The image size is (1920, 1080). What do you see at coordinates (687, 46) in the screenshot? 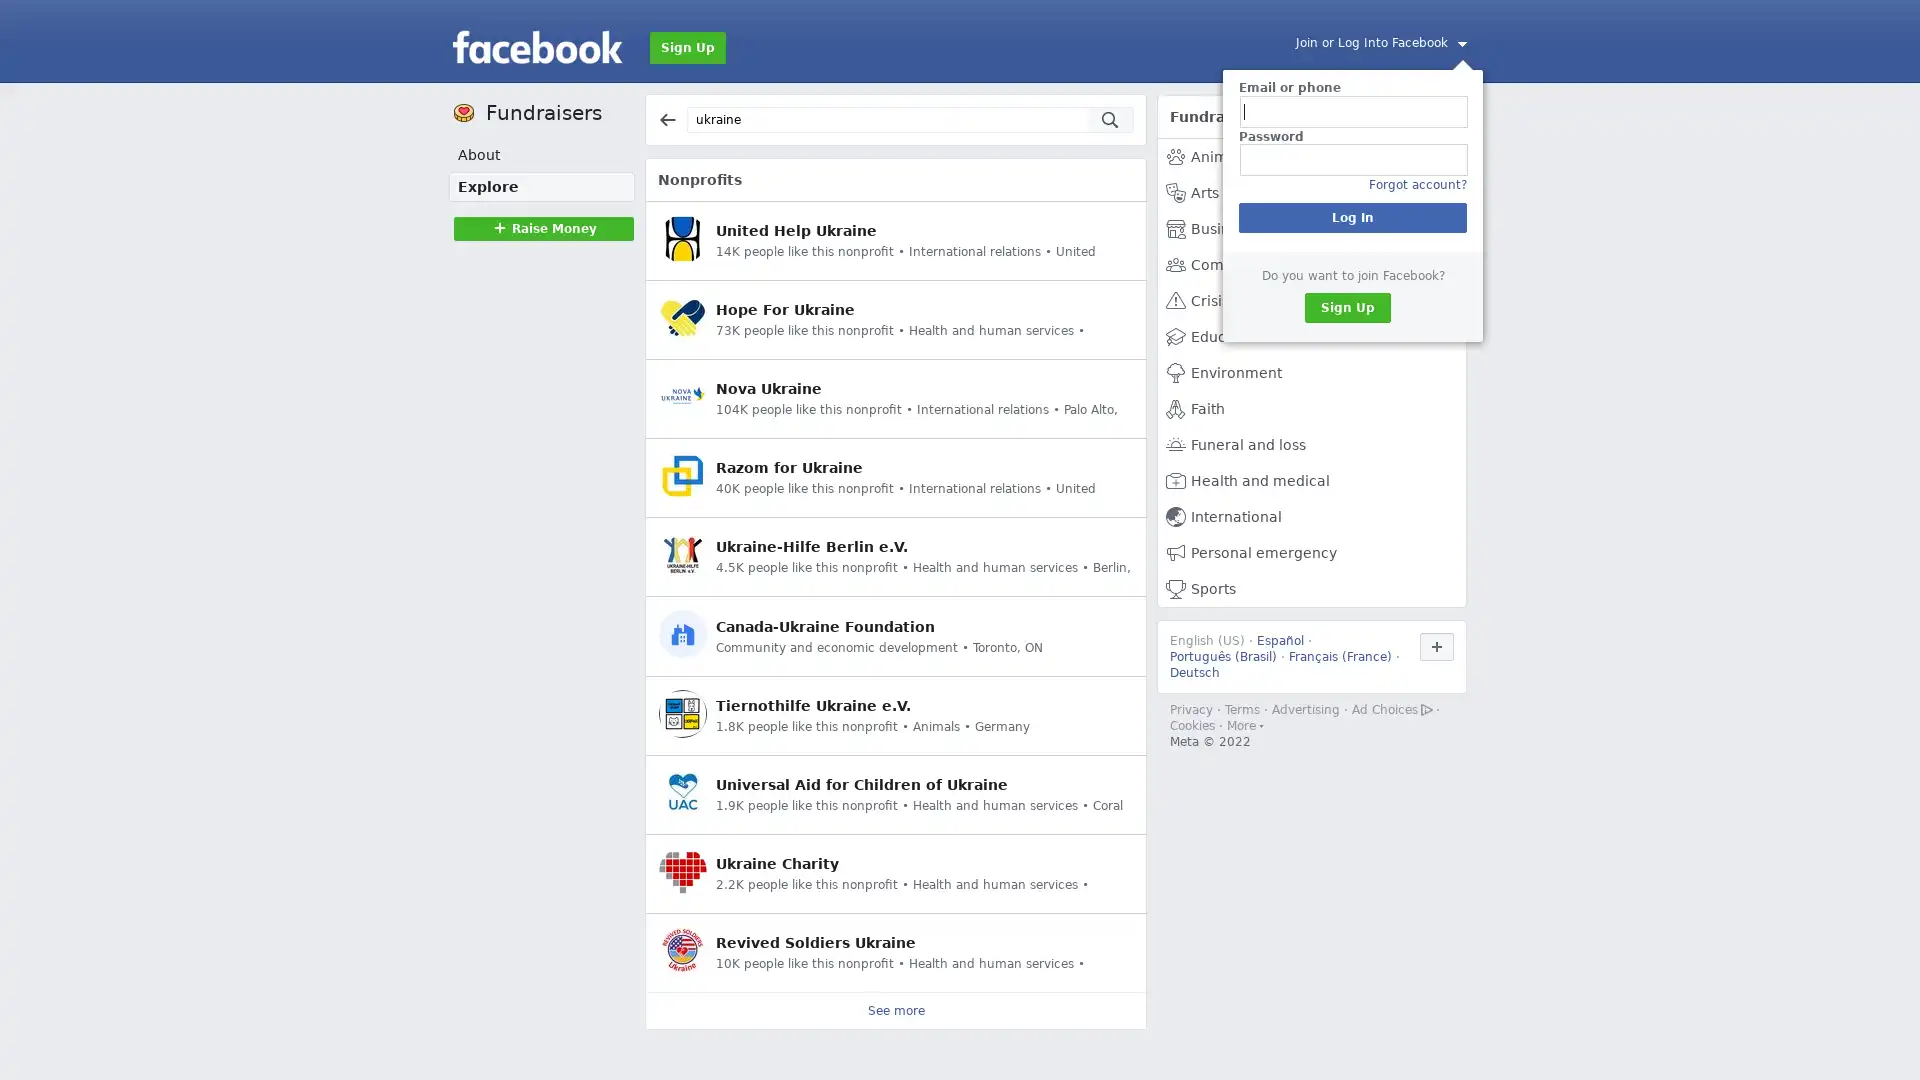
I see `Sign Up` at bounding box center [687, 46].